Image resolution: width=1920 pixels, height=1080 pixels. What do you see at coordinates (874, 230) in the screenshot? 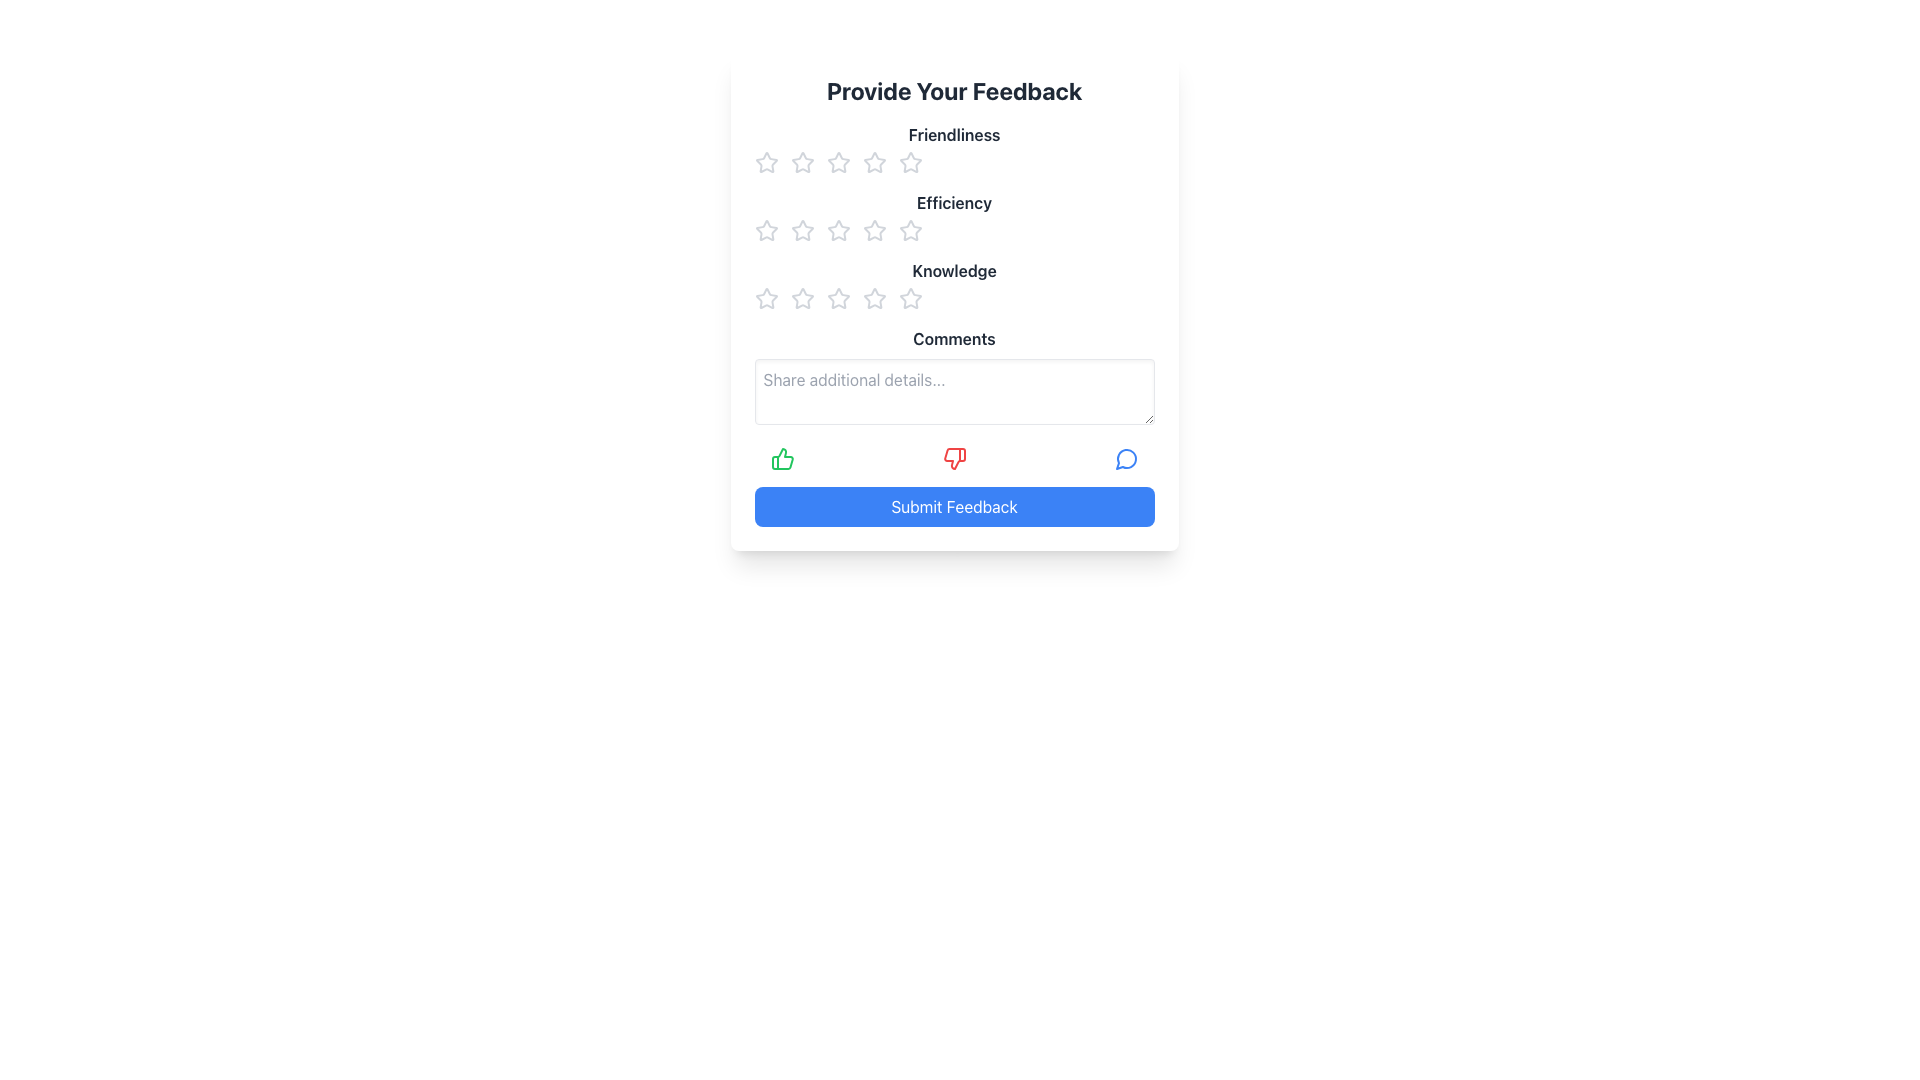
I see `the fourth star icon in the second row of the feedback form` at bounding box center [874, 230].